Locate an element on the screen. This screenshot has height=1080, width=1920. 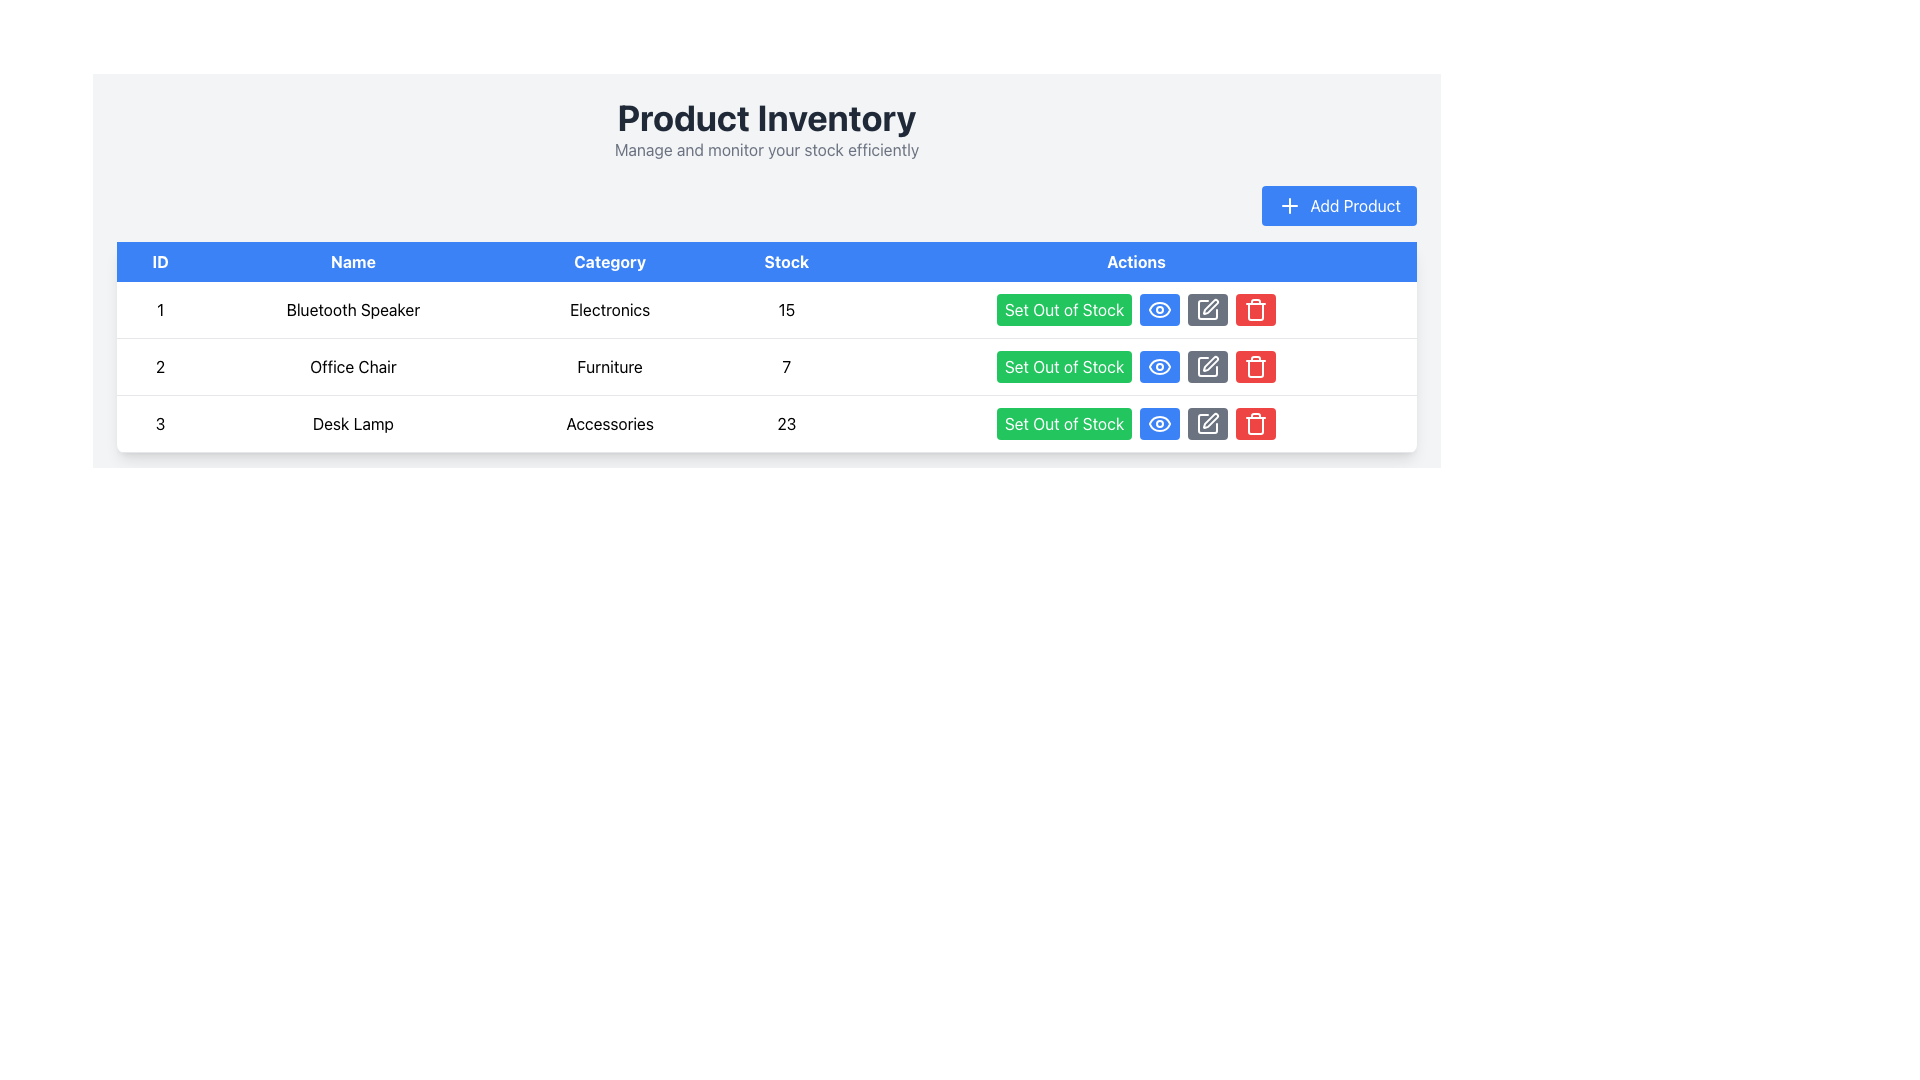
the 'edit' icon located in the rightmost column of the third row under the 'Actions' header to initiate an edit action is located at coordinates (1207, 423).